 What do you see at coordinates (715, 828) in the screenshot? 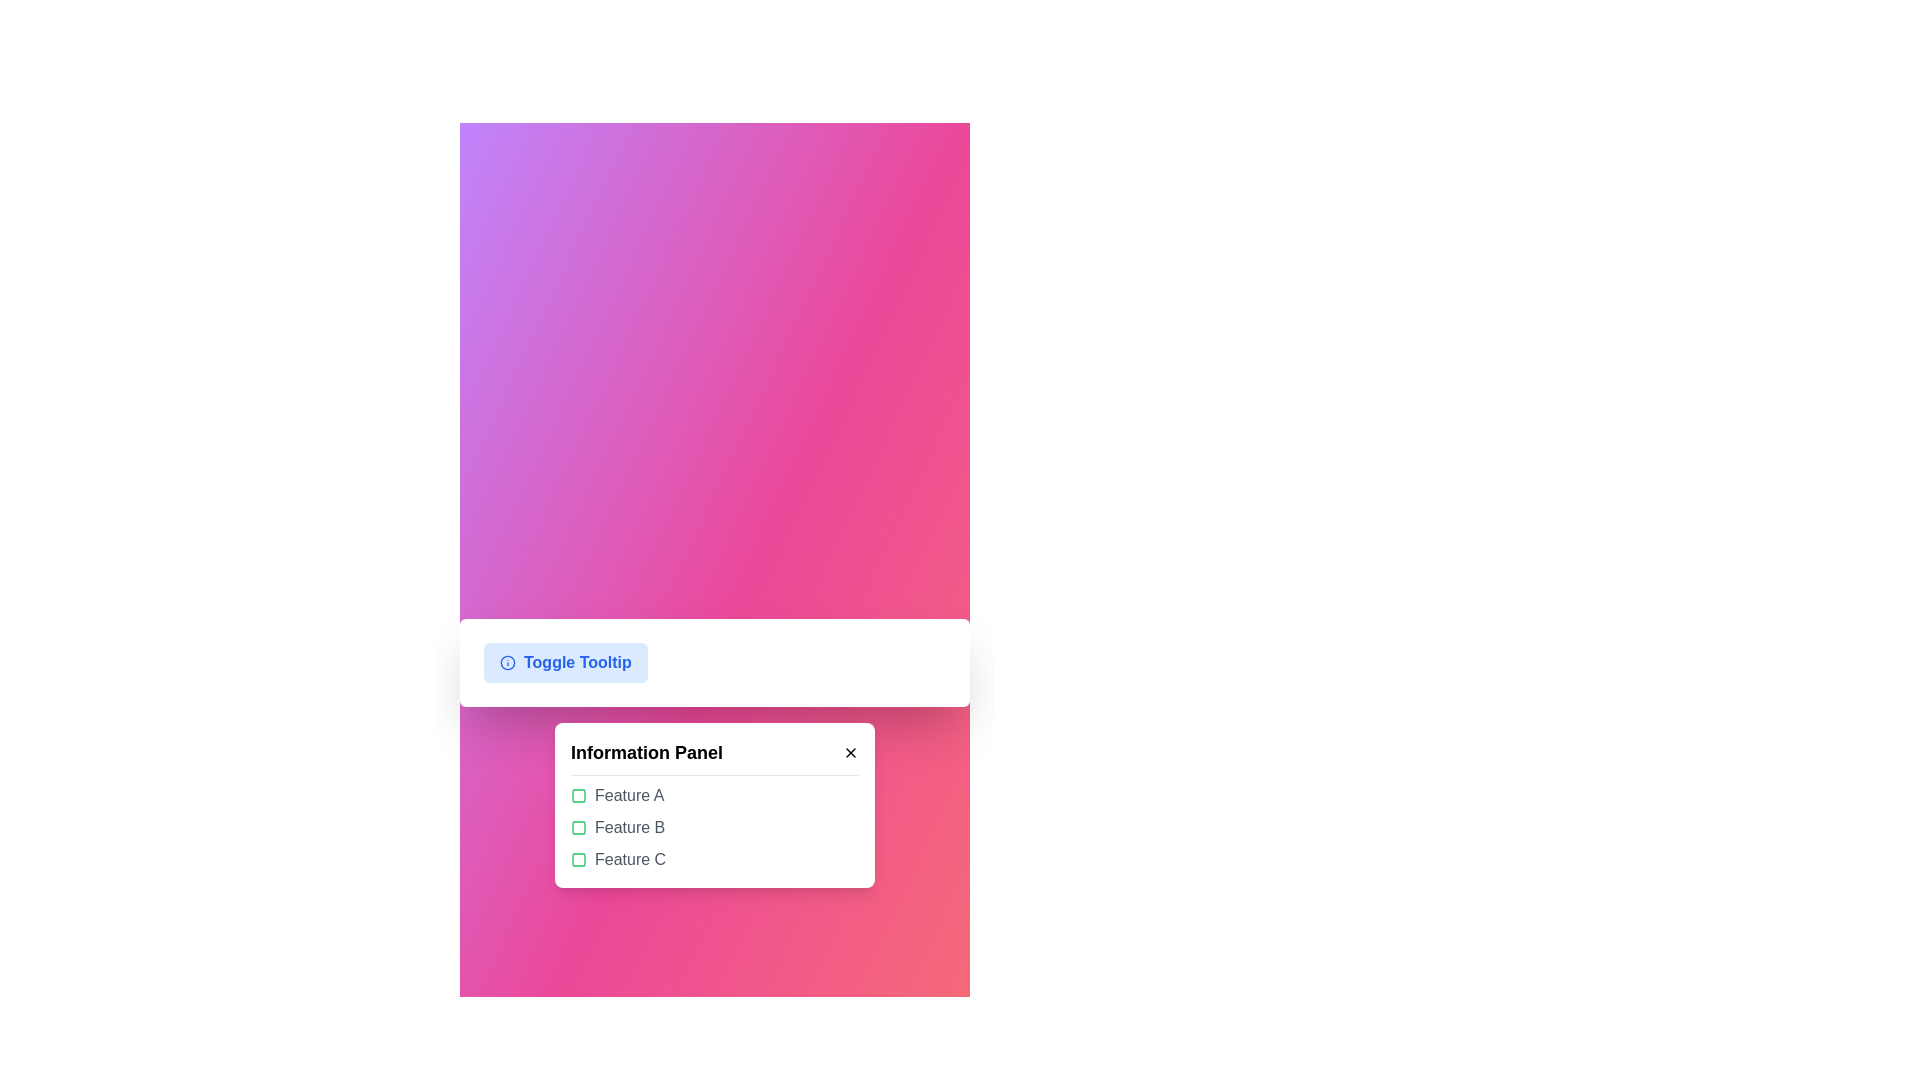
I see `the status of the second item in the 'Information Panel' which displays a list of features or options` at bounding box center [715, 828].